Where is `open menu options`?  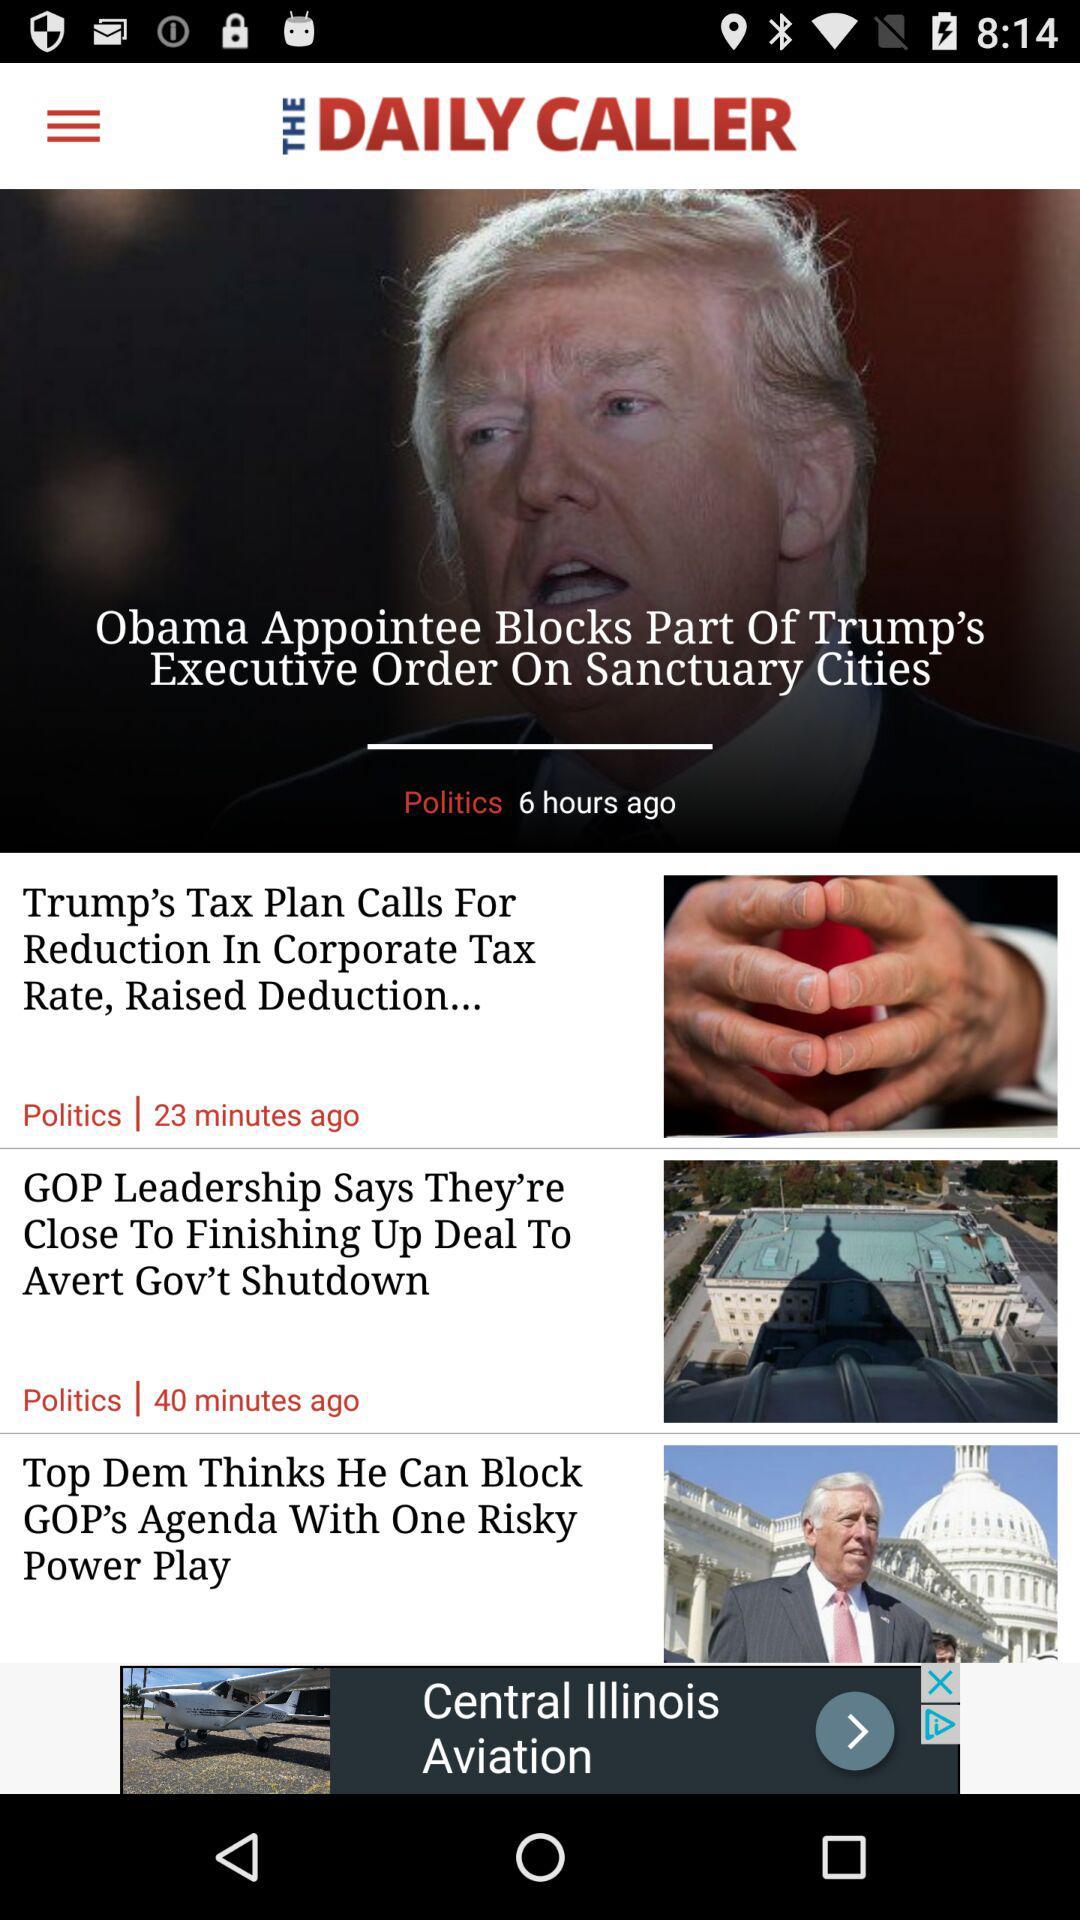 open menu options is located at coordinates (72, 124).